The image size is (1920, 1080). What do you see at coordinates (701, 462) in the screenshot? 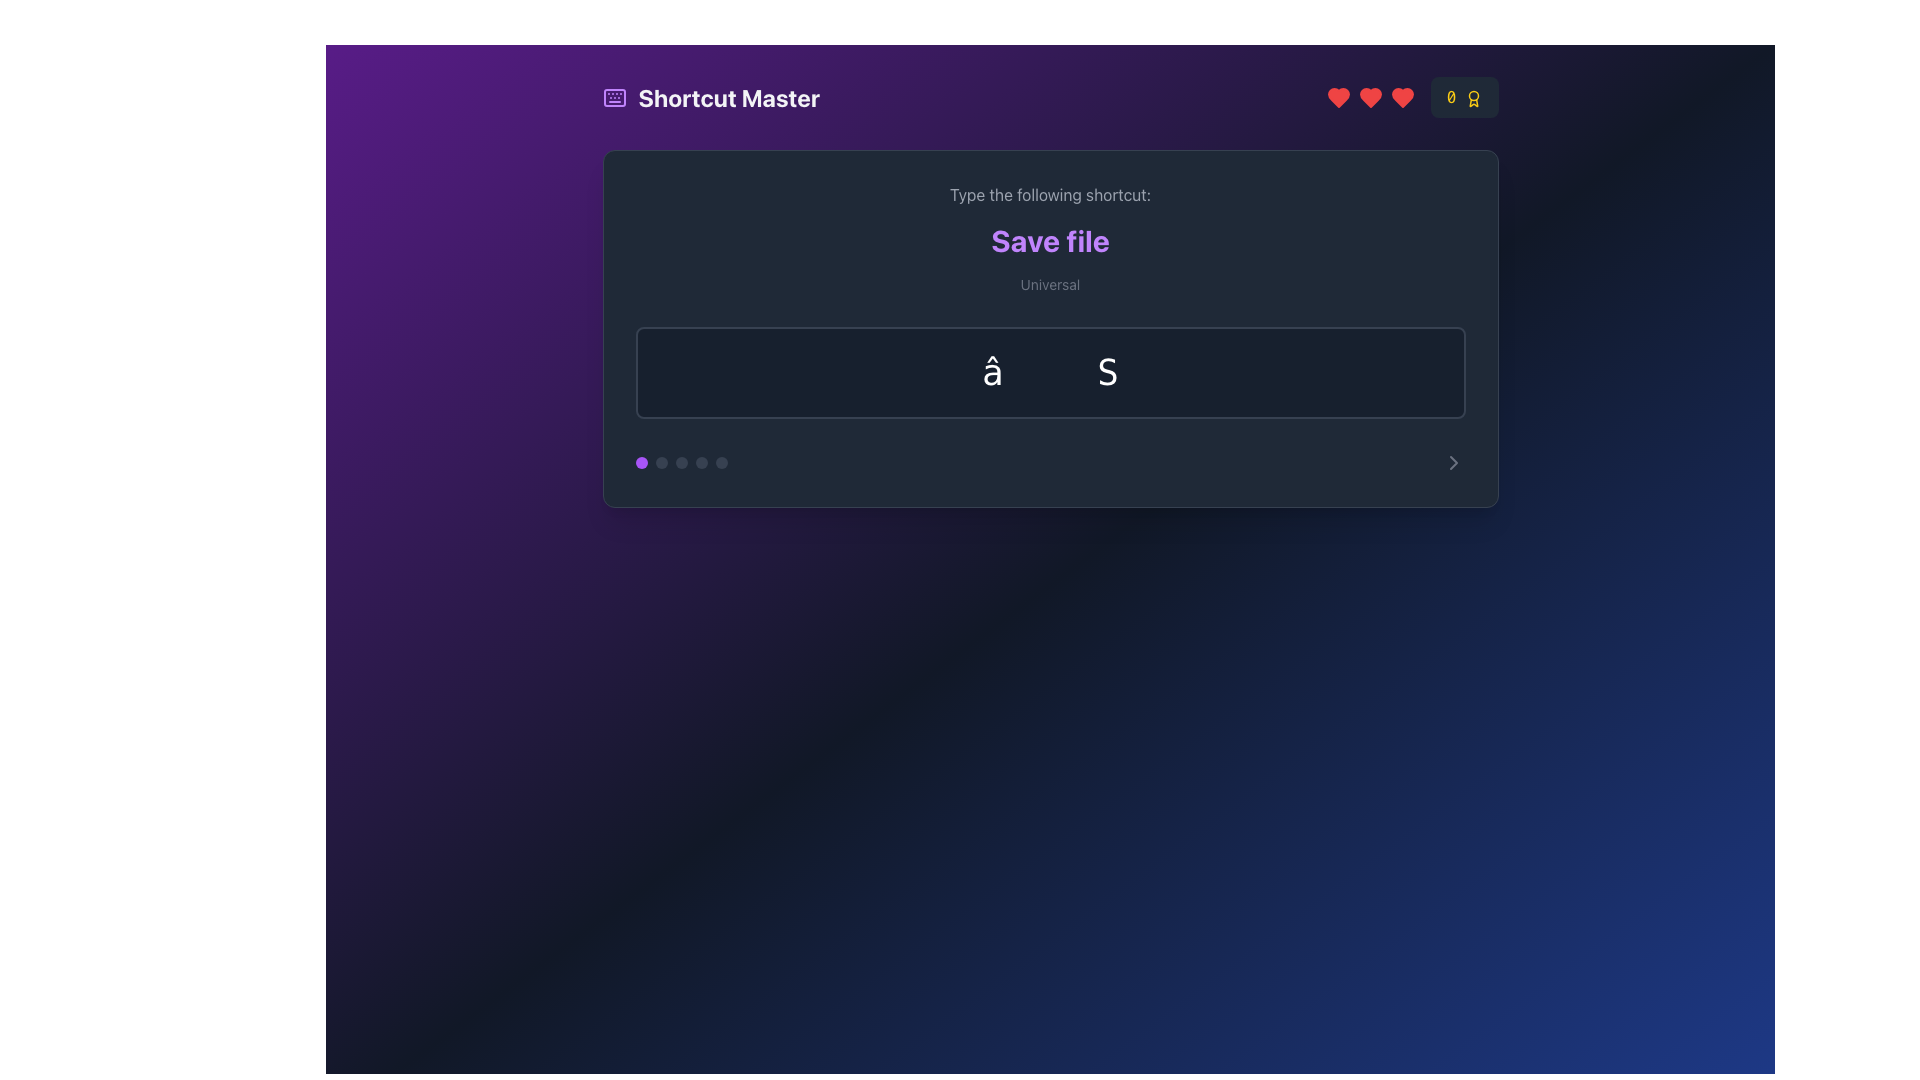
I see `the fourth circular pagination indicator located in the bottom section of the modal-like interface` at bounding box center [701, 462].